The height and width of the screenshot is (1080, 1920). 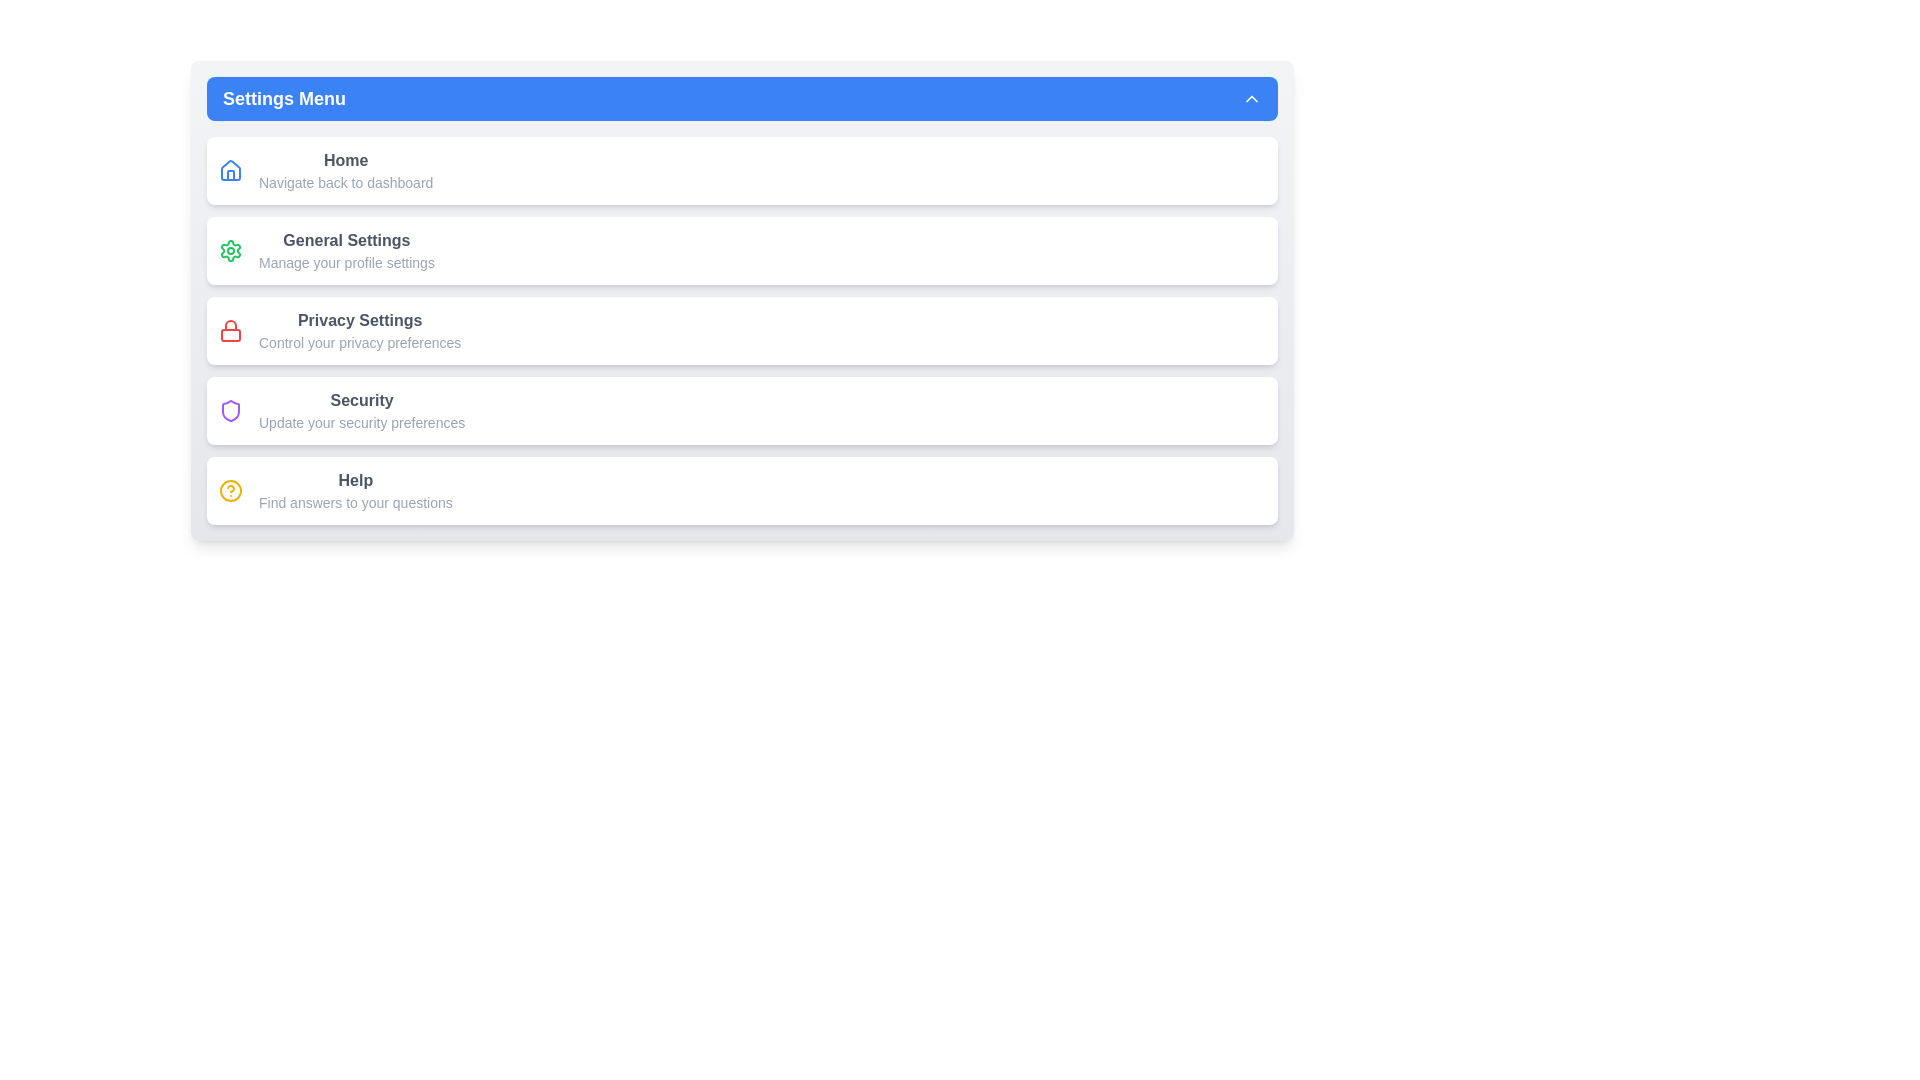 What do you see at coordinates (346, 182) in the screenshot?
I see `the descriptive label for the 'Home' section, which provides additional context or guidance about its functionality` at bounding box center [346, 182].